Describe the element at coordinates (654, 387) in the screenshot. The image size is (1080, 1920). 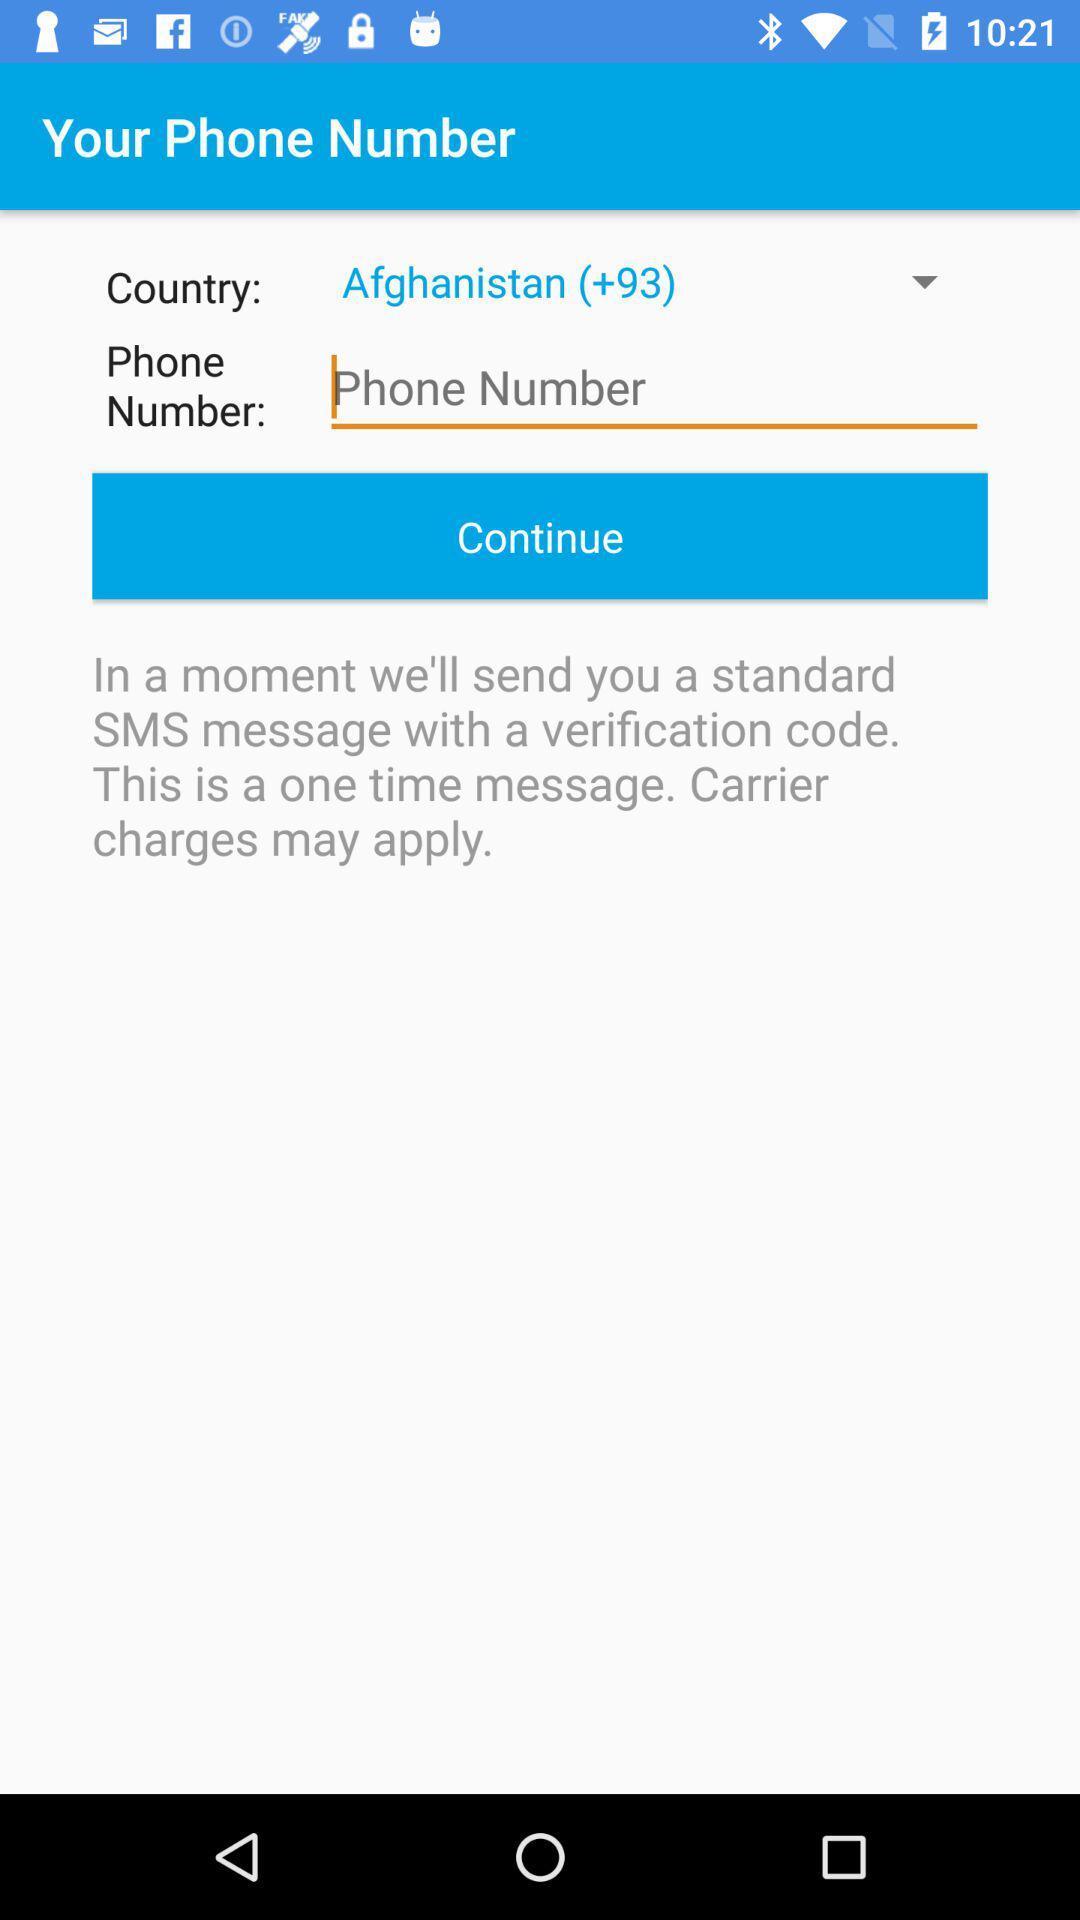
I see `phone number` at that location.